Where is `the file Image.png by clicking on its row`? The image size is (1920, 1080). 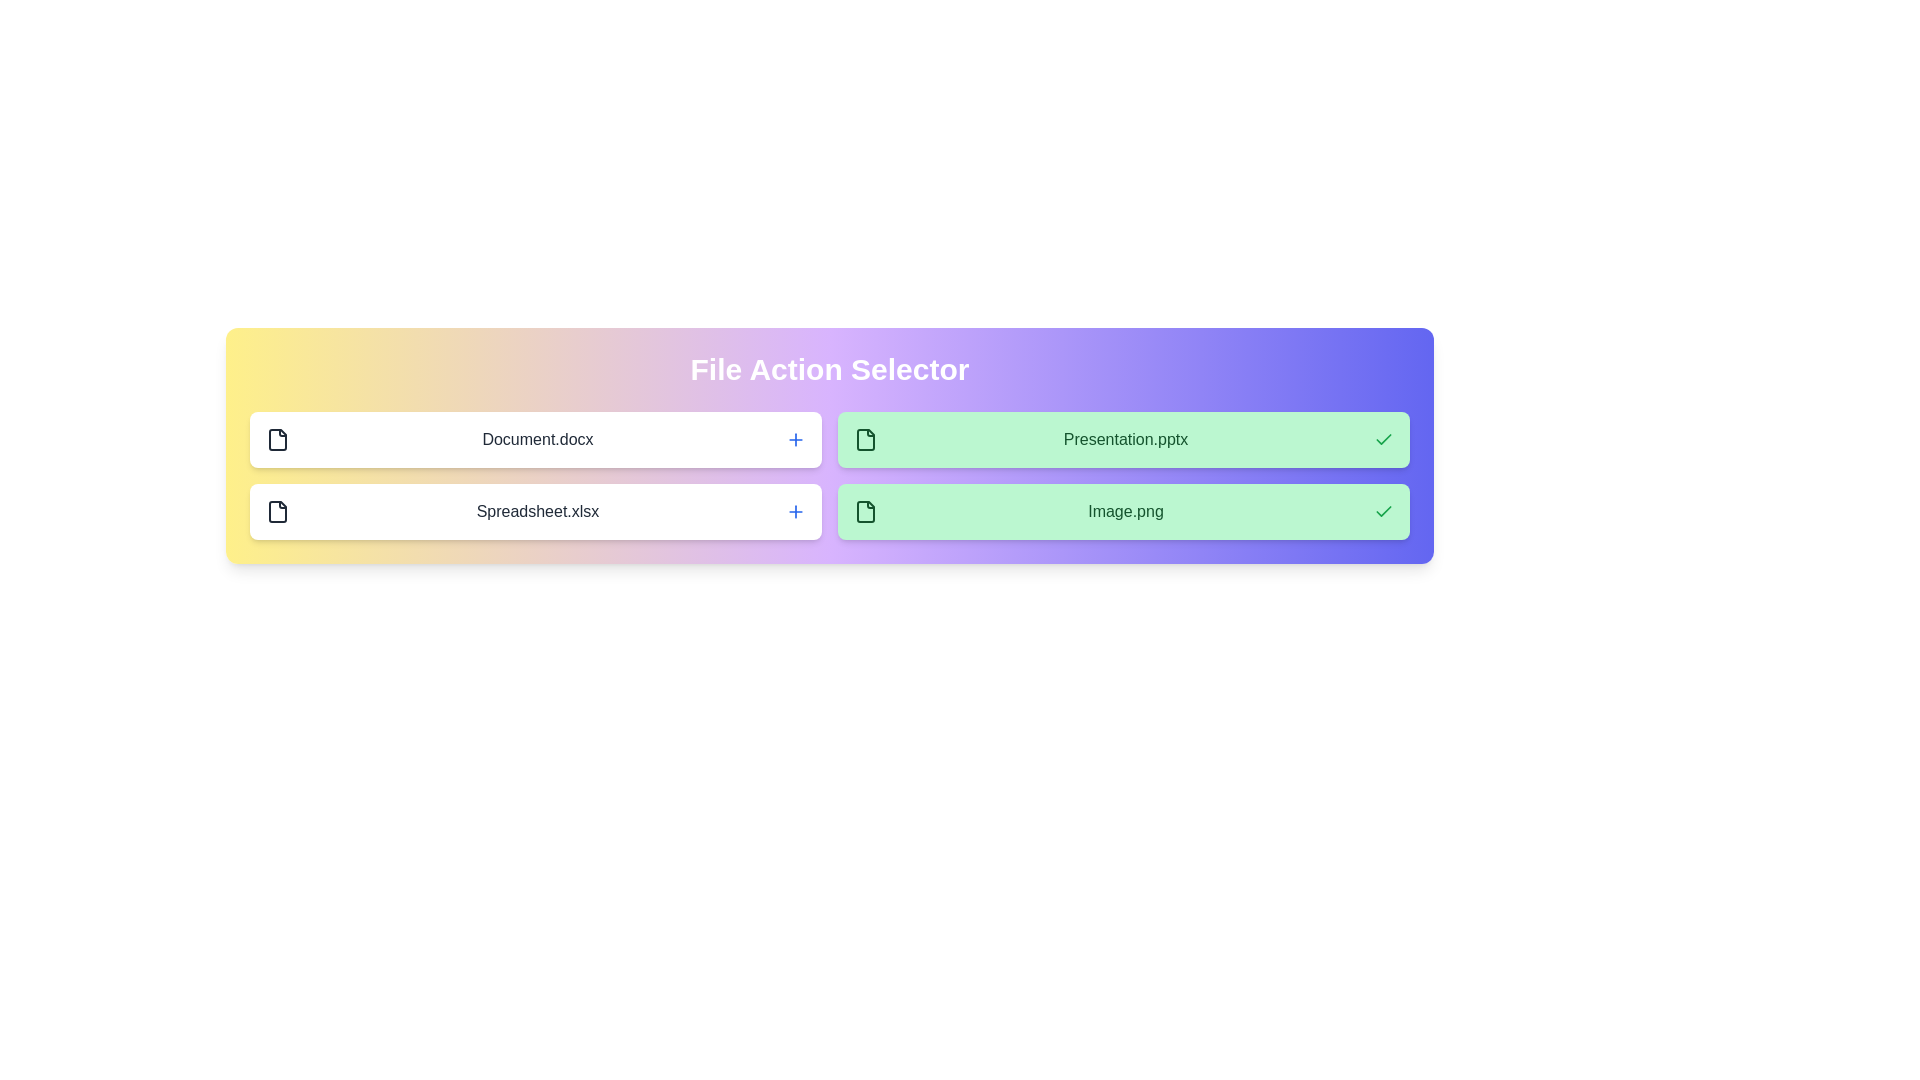 the file Image.png by clicking on its row is located at coordinates (1123, 511).